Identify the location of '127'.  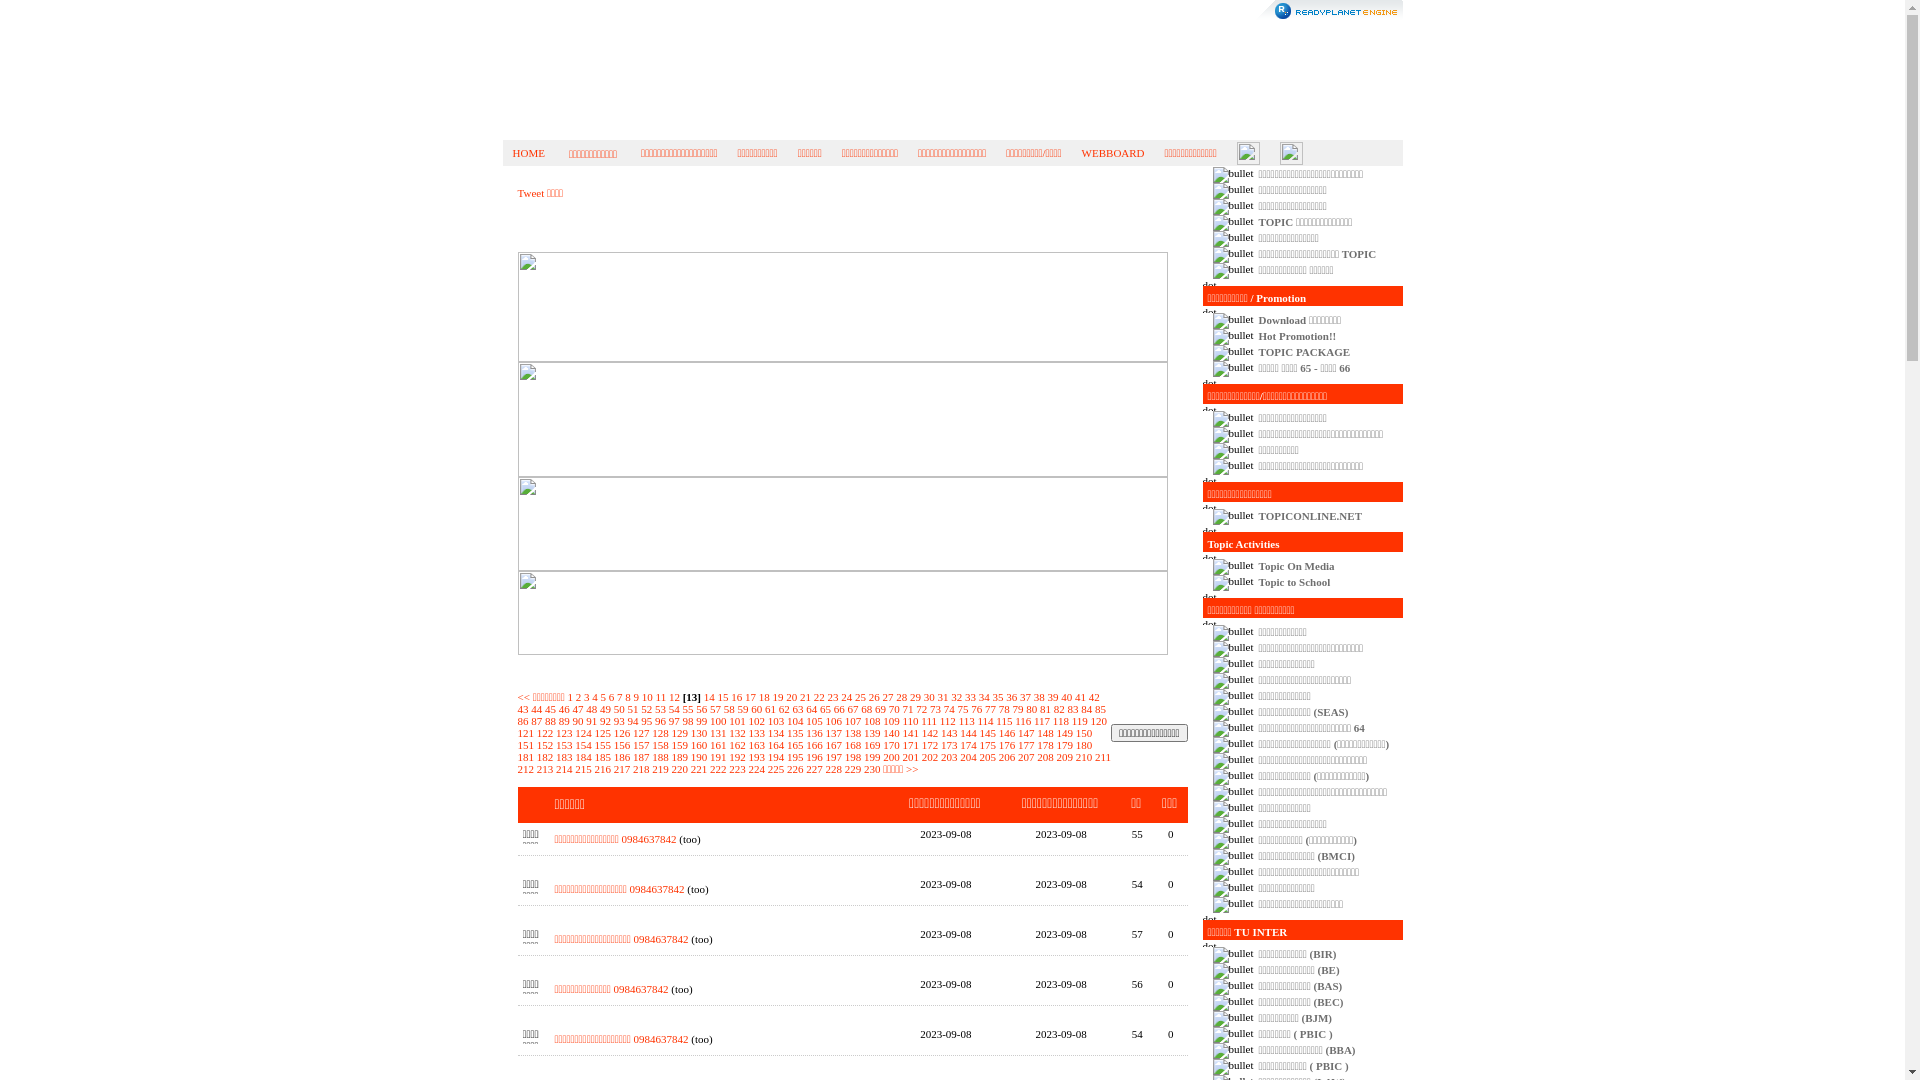
(641, 732).